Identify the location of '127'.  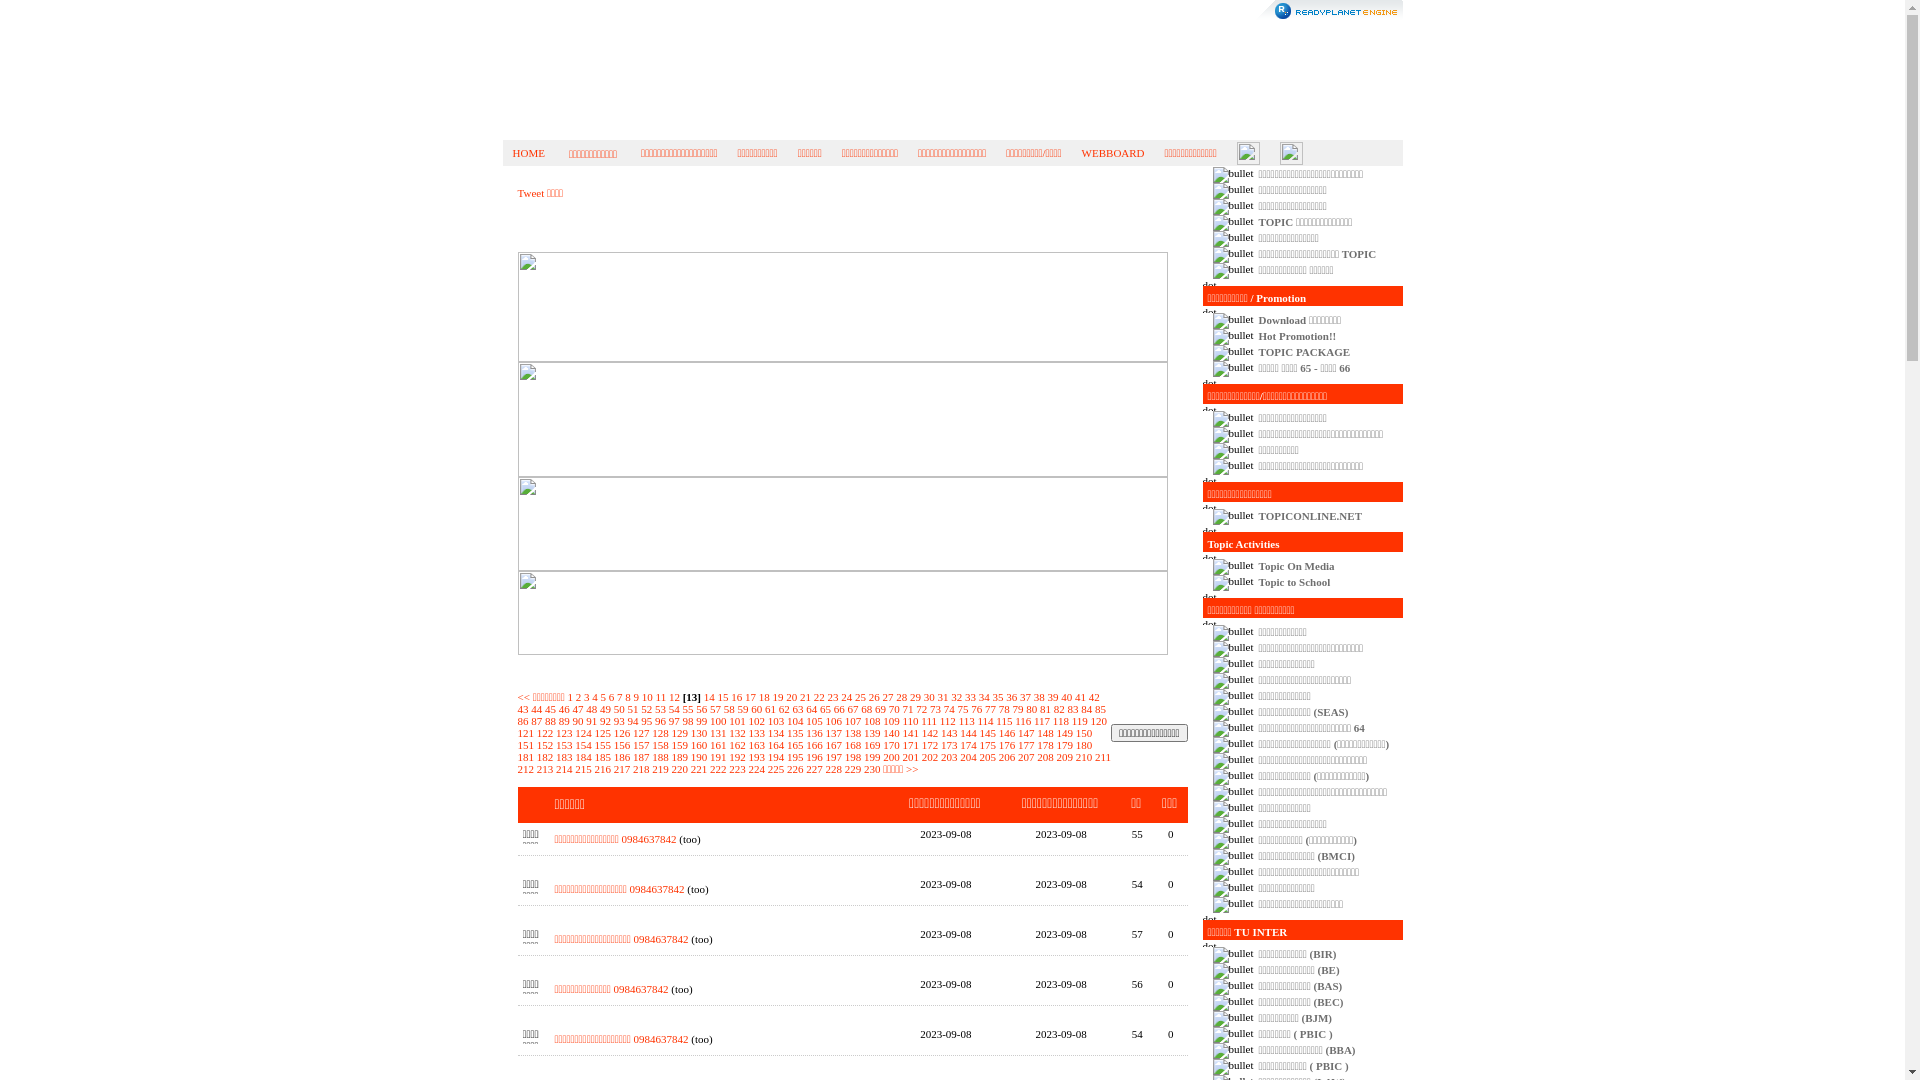
(641, 732).